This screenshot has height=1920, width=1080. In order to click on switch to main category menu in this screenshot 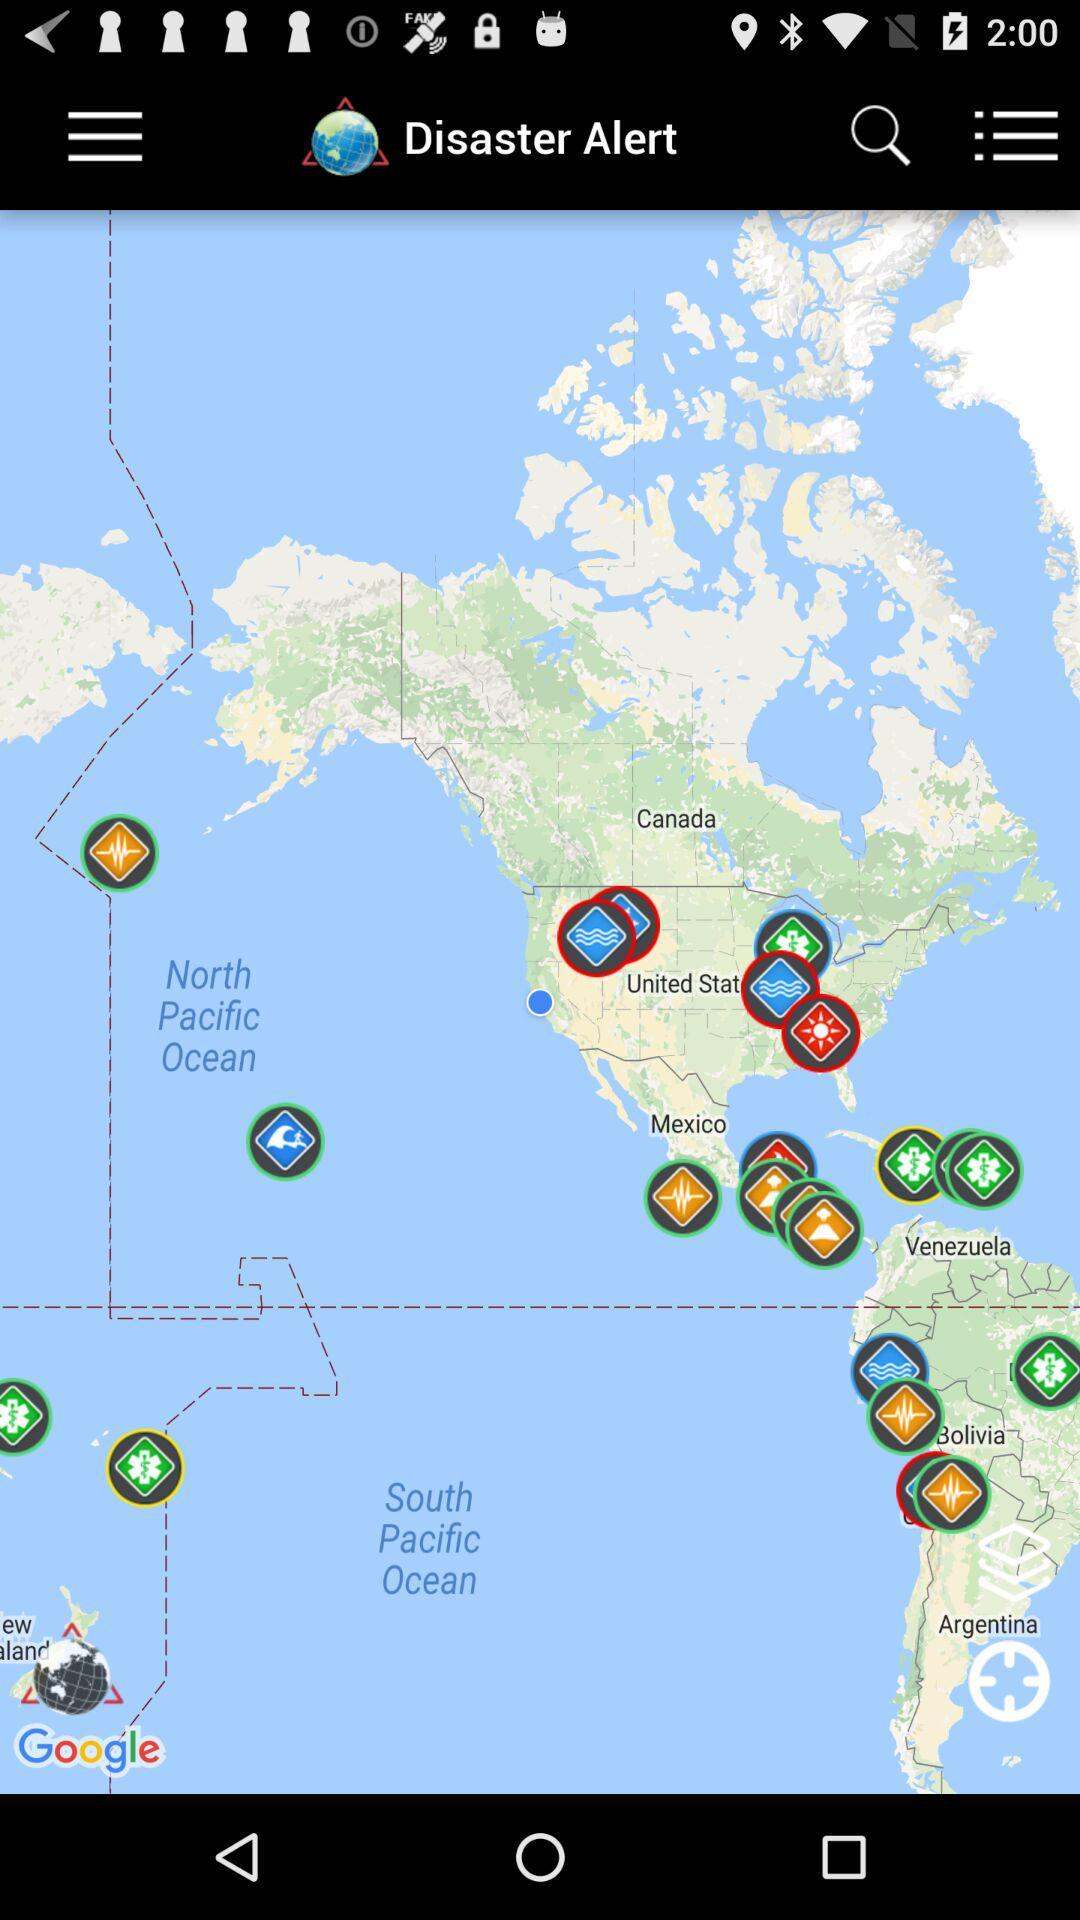, I will do `click(1016, 135)`.